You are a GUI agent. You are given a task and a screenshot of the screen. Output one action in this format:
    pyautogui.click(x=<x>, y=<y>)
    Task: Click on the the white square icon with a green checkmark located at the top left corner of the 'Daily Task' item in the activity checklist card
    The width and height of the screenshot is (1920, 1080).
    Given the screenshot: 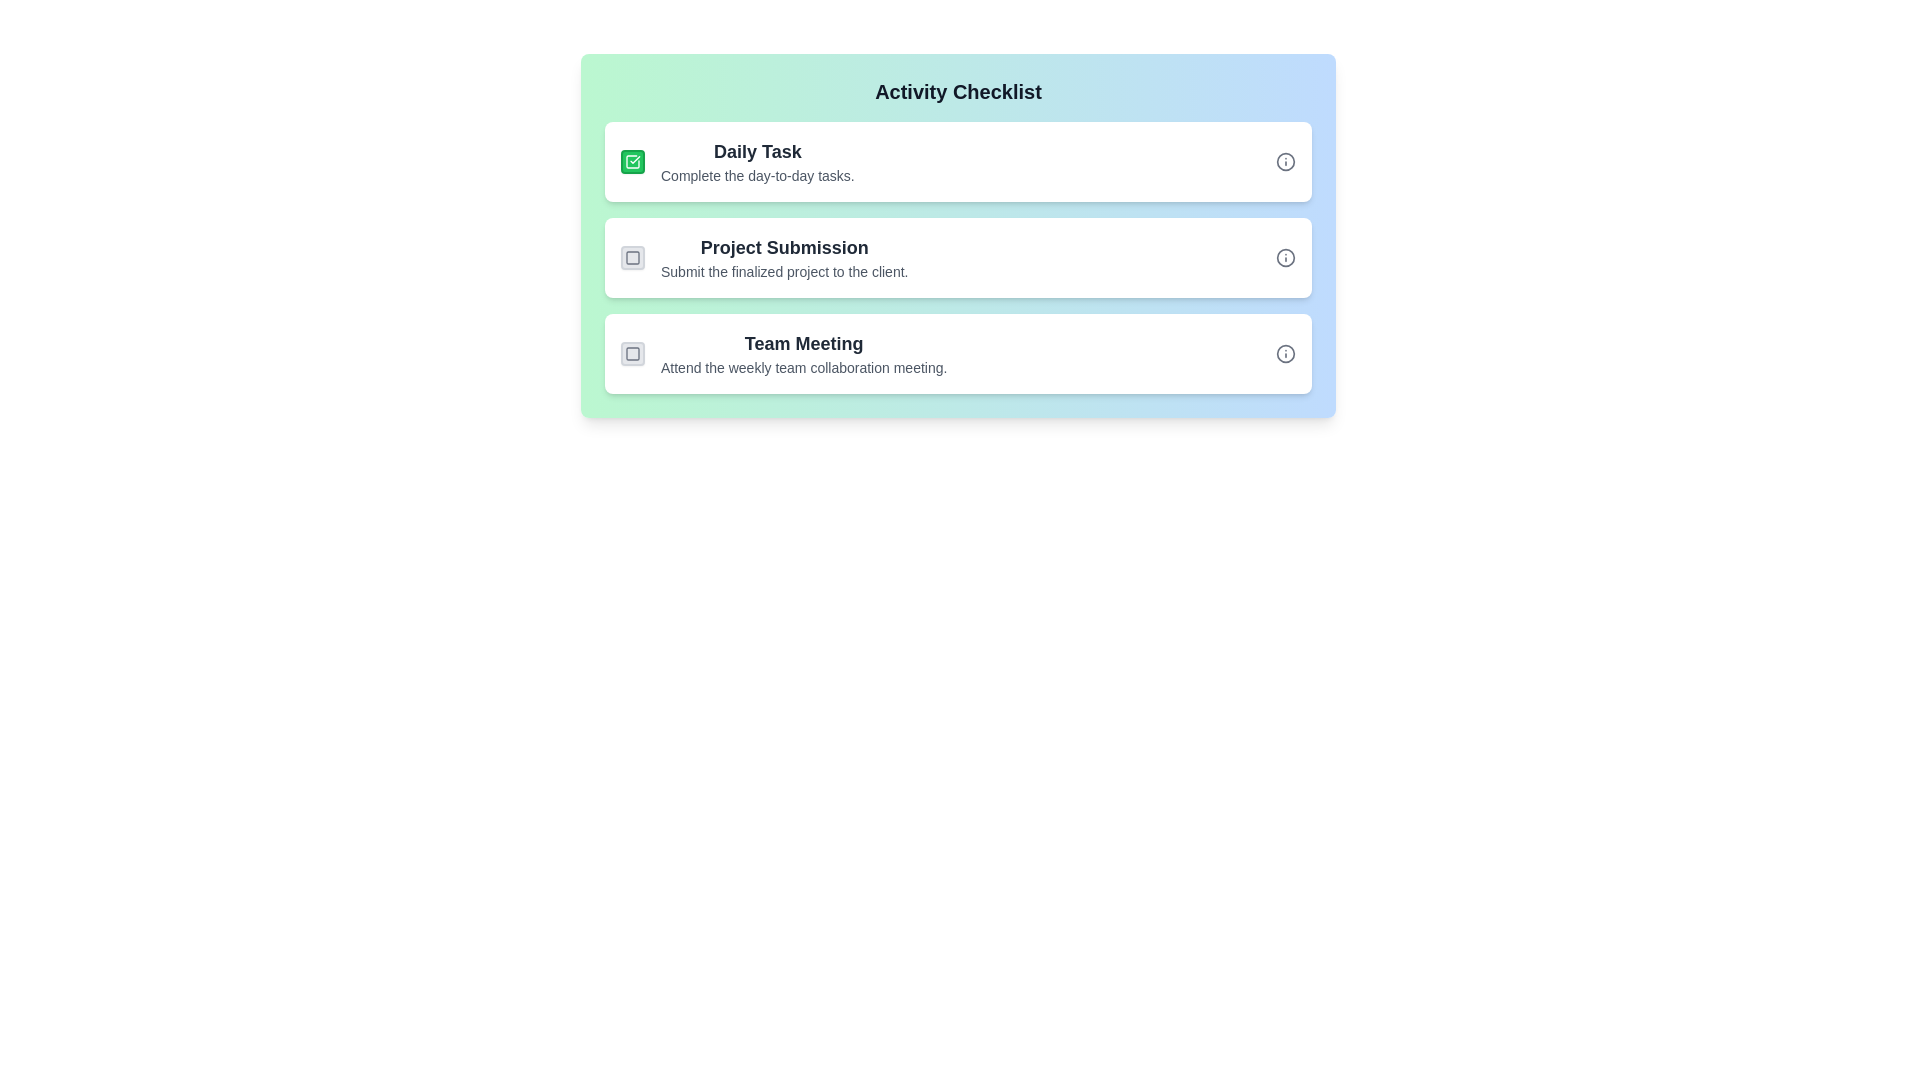 What is the action you would take?
    pyautogui.click(x=632, y=161)
    